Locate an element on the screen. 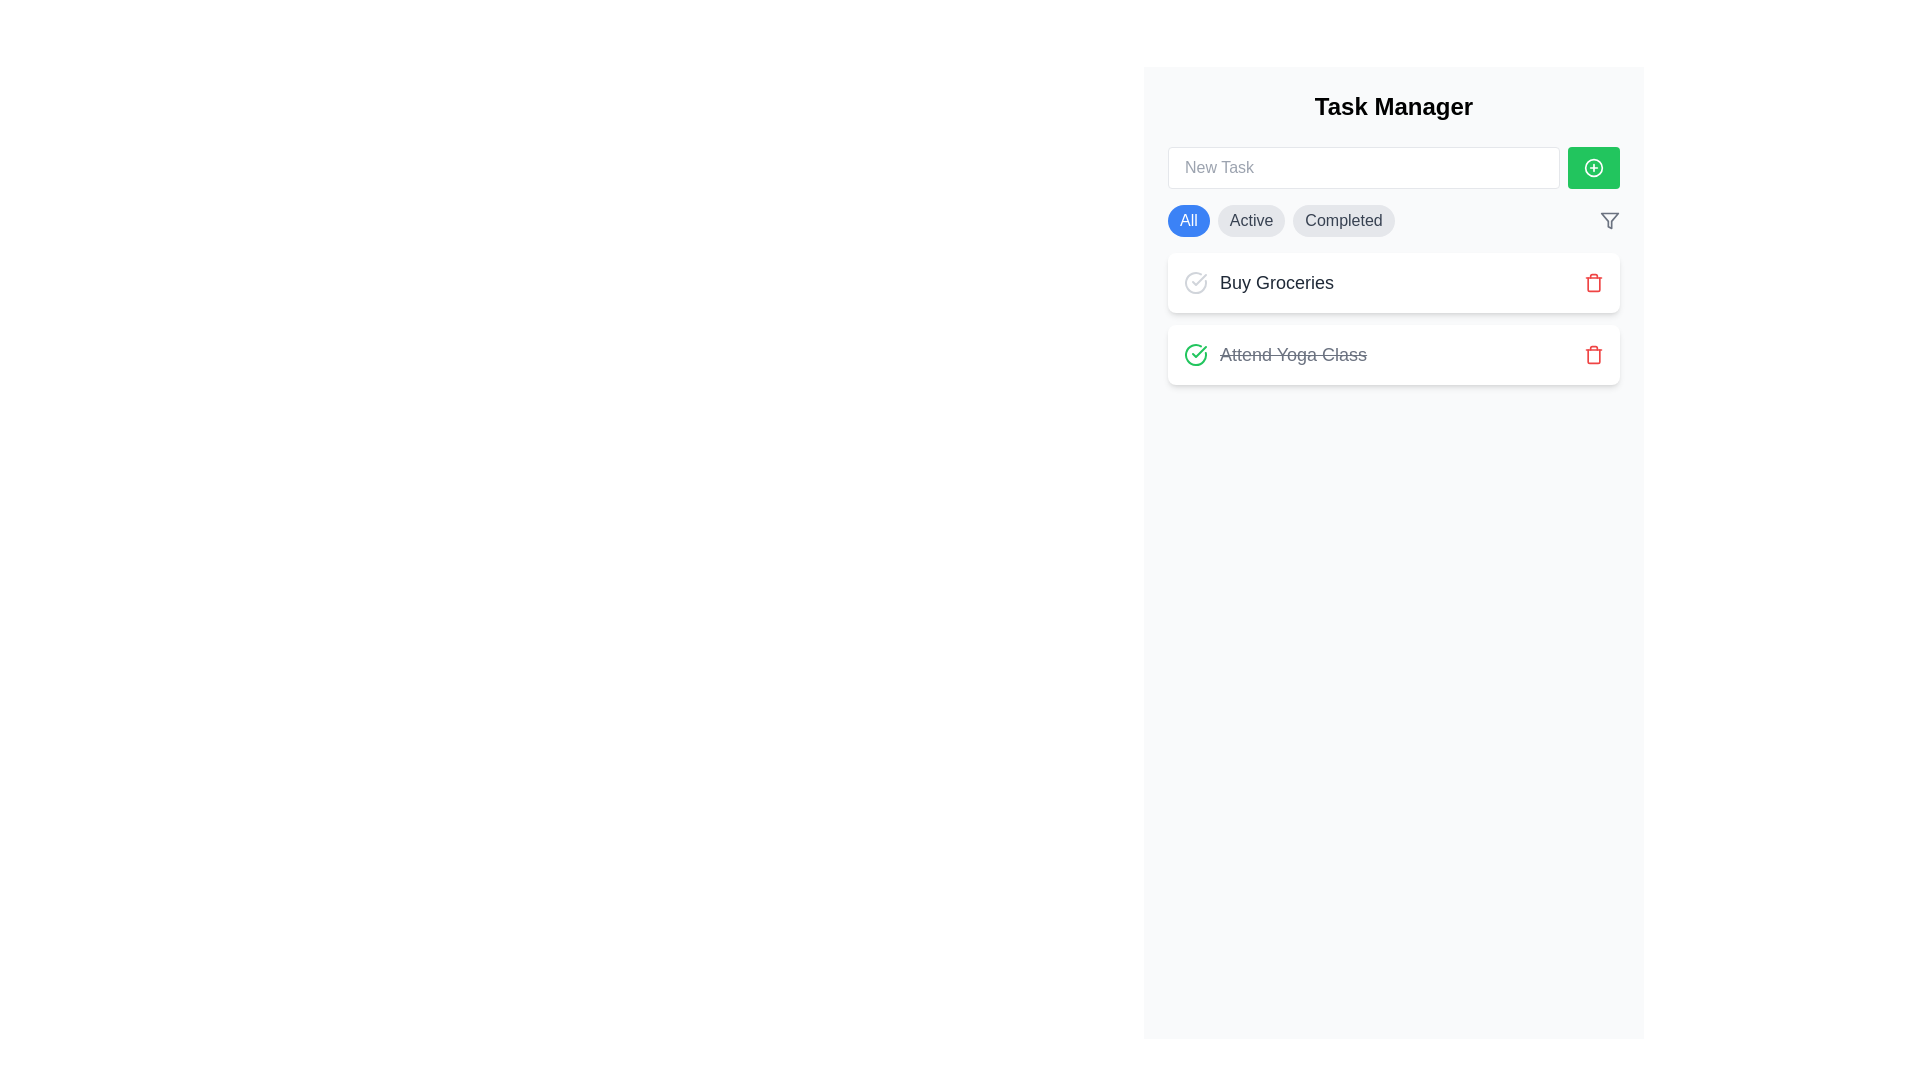 This screenshot has height=1080, width=1920. the blue pill-shaped button labeled 'All' at the top-center of the interface is located at coordinates (1188, 220).